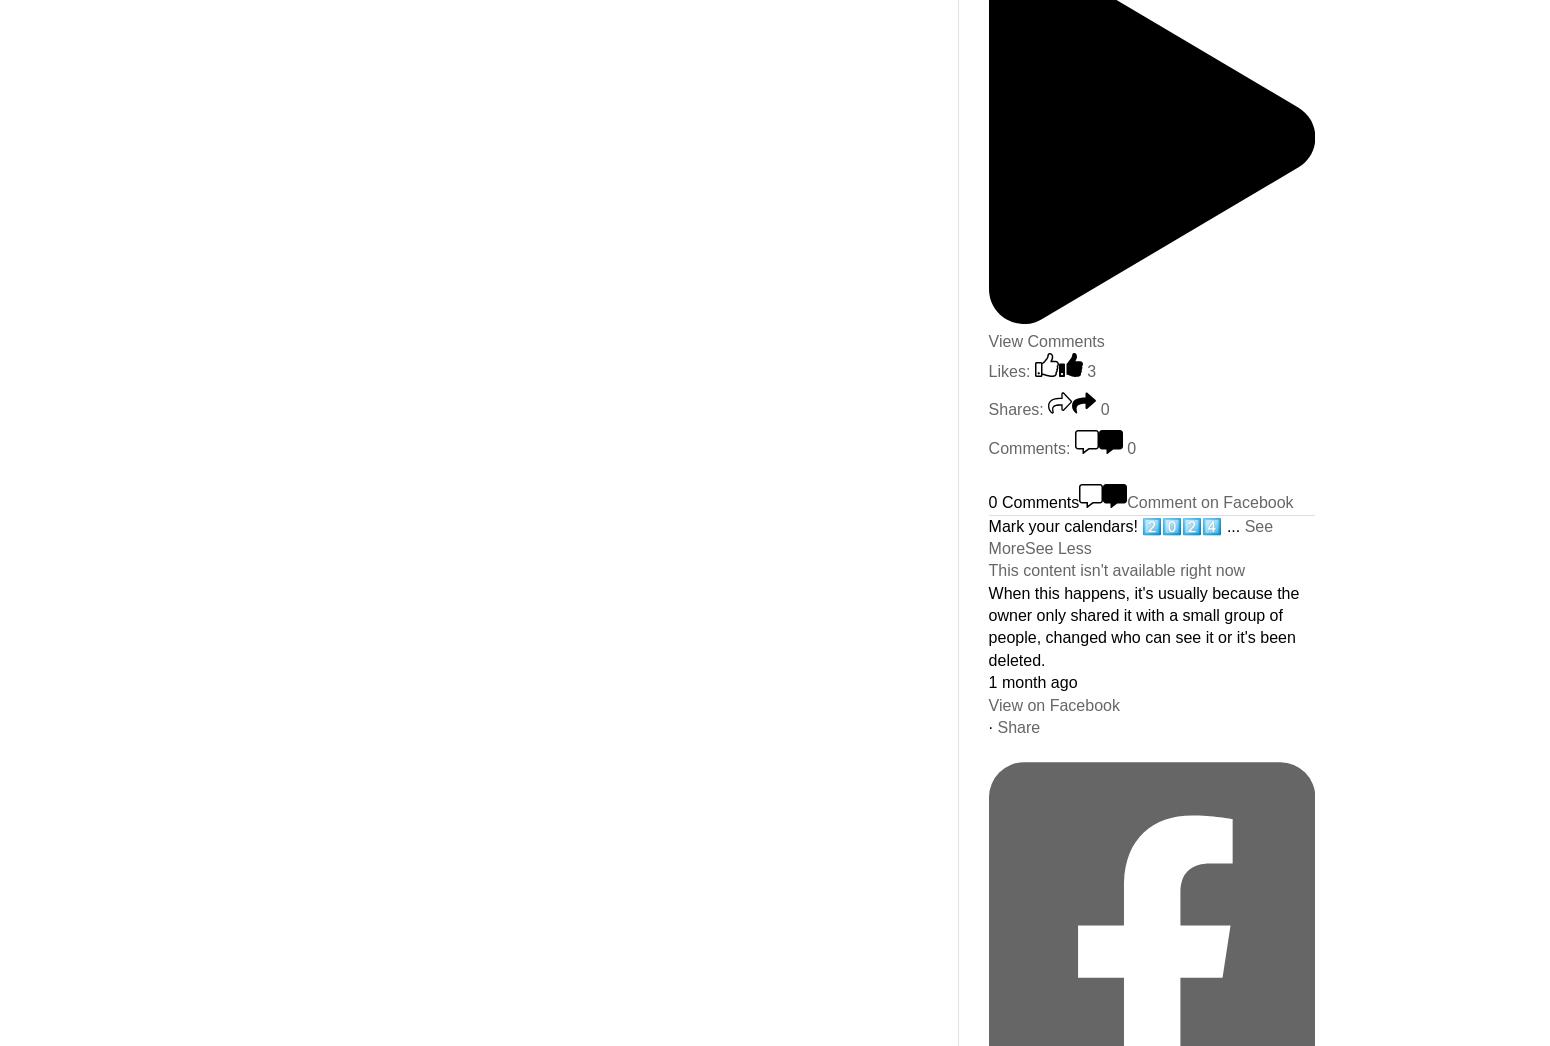 The image size is (1550, 1046). Describe the element at coordinates (1209, 502) in the screenshot. I see `'Comment on Facebook'` at that location.